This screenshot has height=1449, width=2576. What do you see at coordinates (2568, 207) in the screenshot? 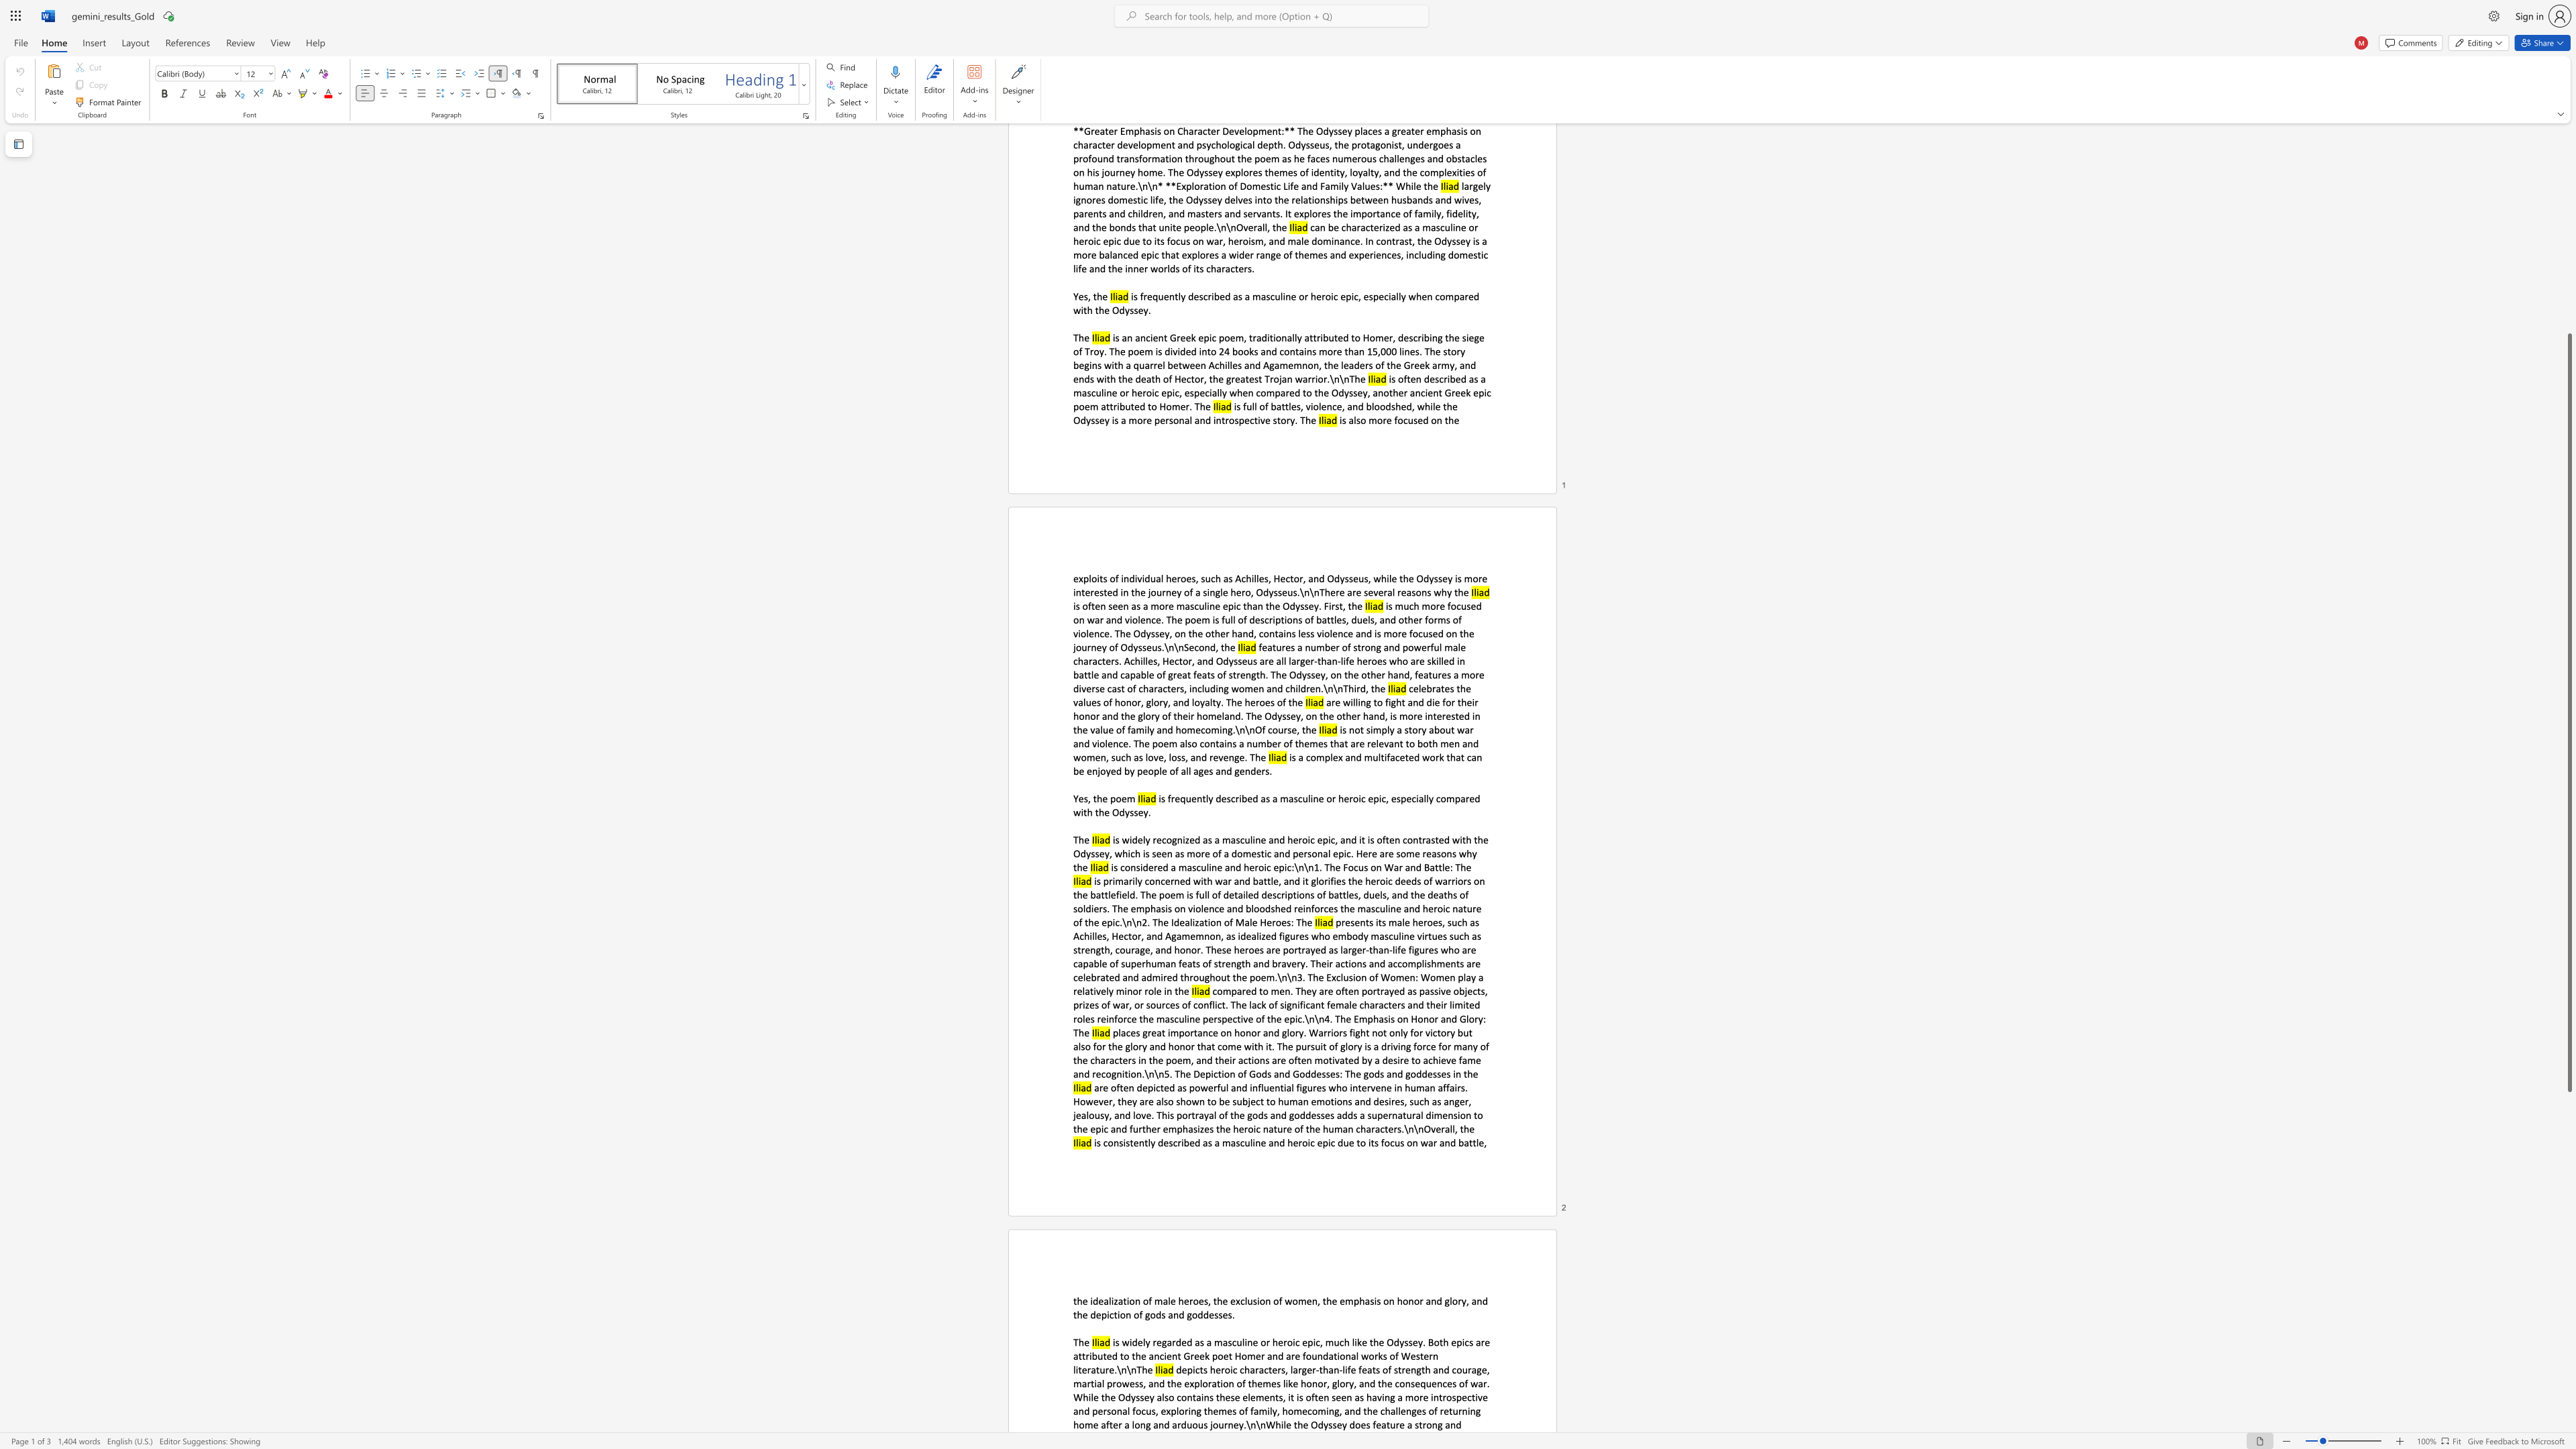
I see `the scrollbar to scroll upward` at bounding box center [2568, 207].